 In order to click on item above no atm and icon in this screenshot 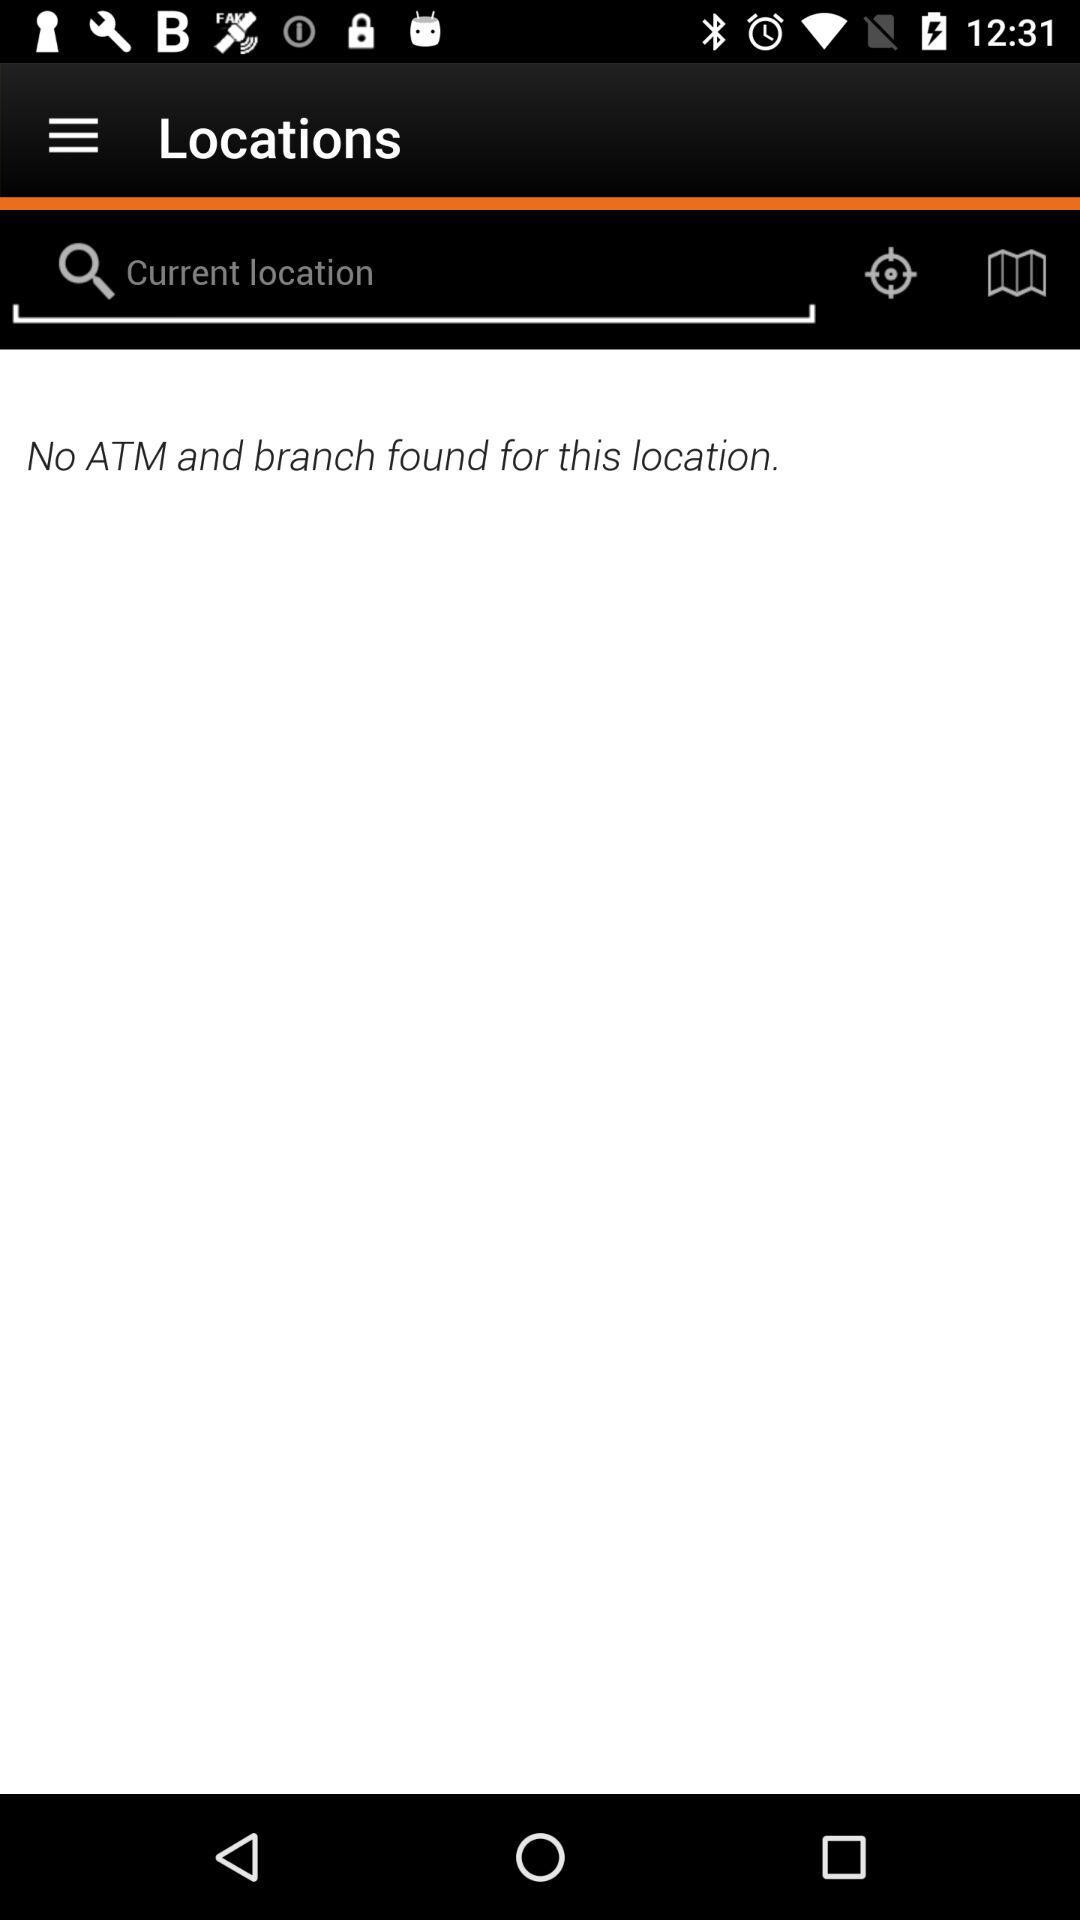, I will do `click(412, 272)`.